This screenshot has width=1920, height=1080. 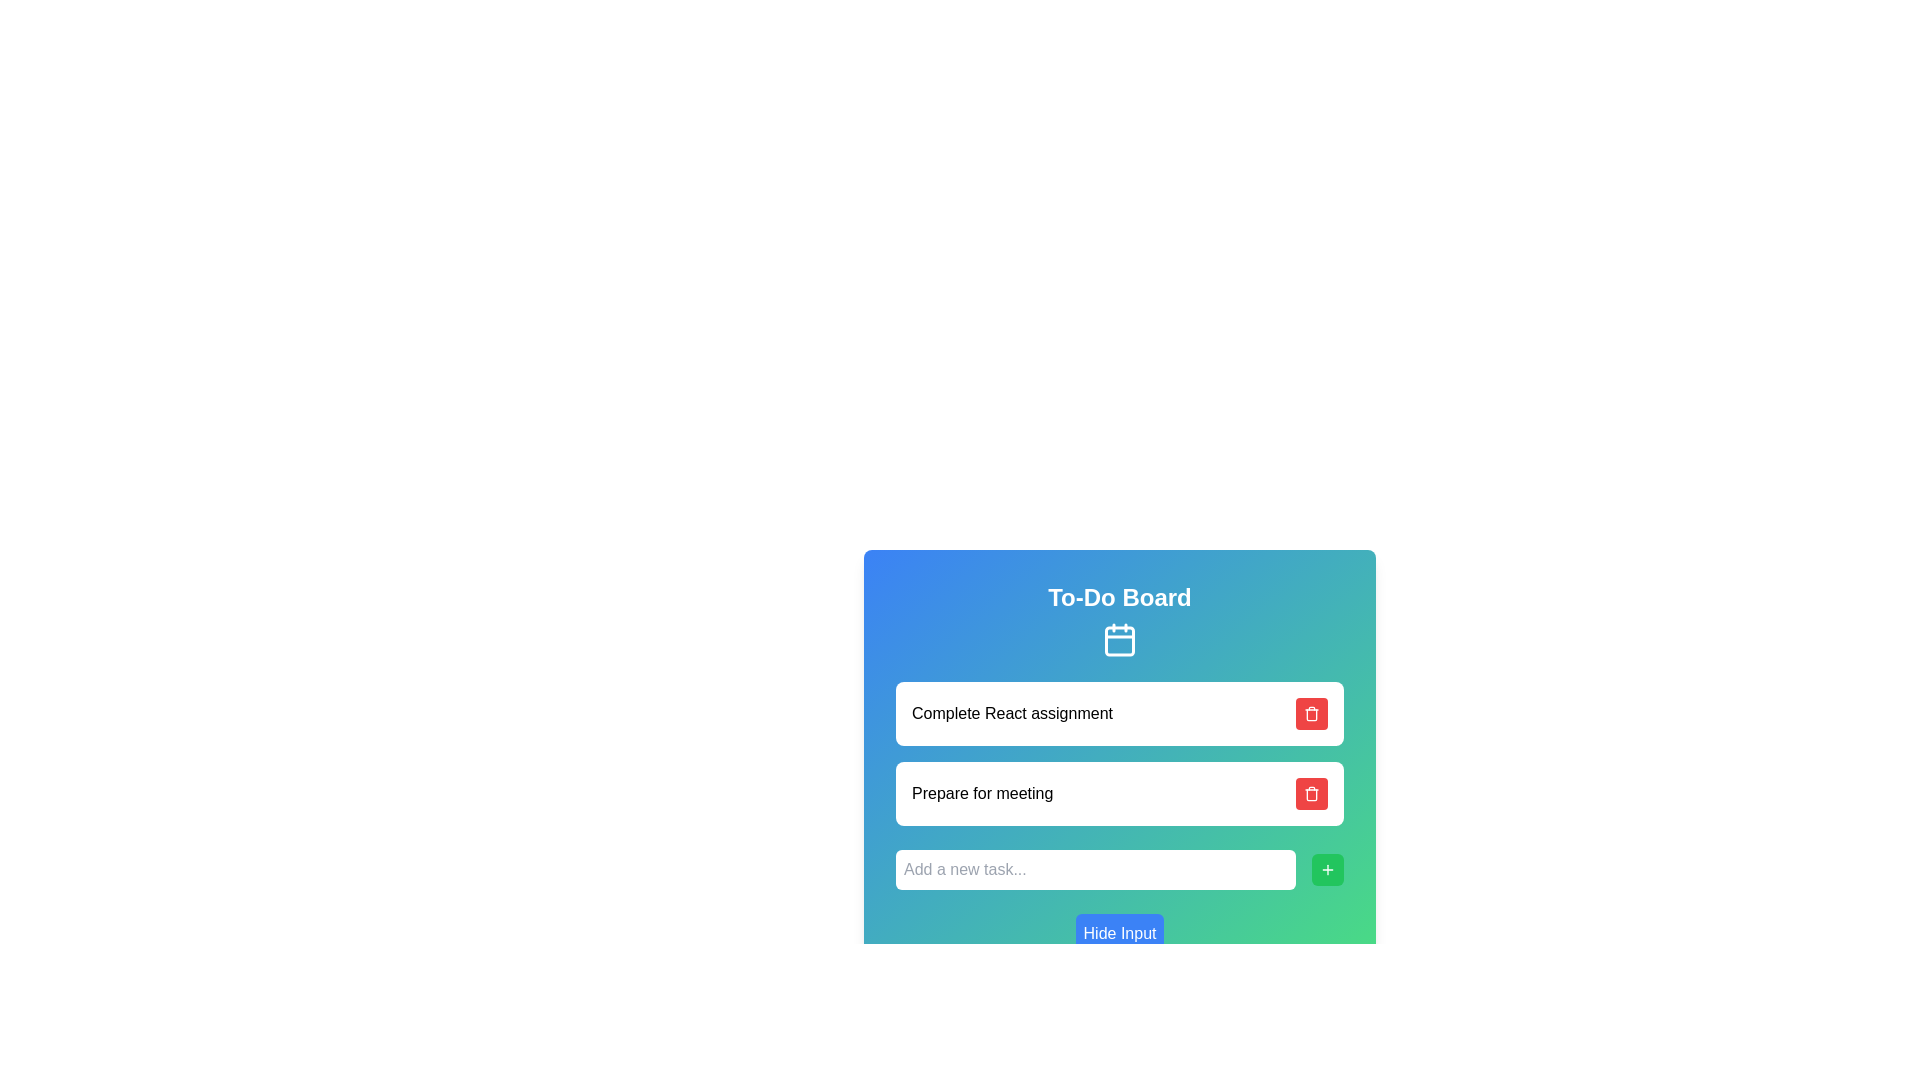 What do you see at coordinates (982, 793) in the screenshot?
I see `the text segment displaying 'Prepare for meeting'` at bounding box center [982, 793].